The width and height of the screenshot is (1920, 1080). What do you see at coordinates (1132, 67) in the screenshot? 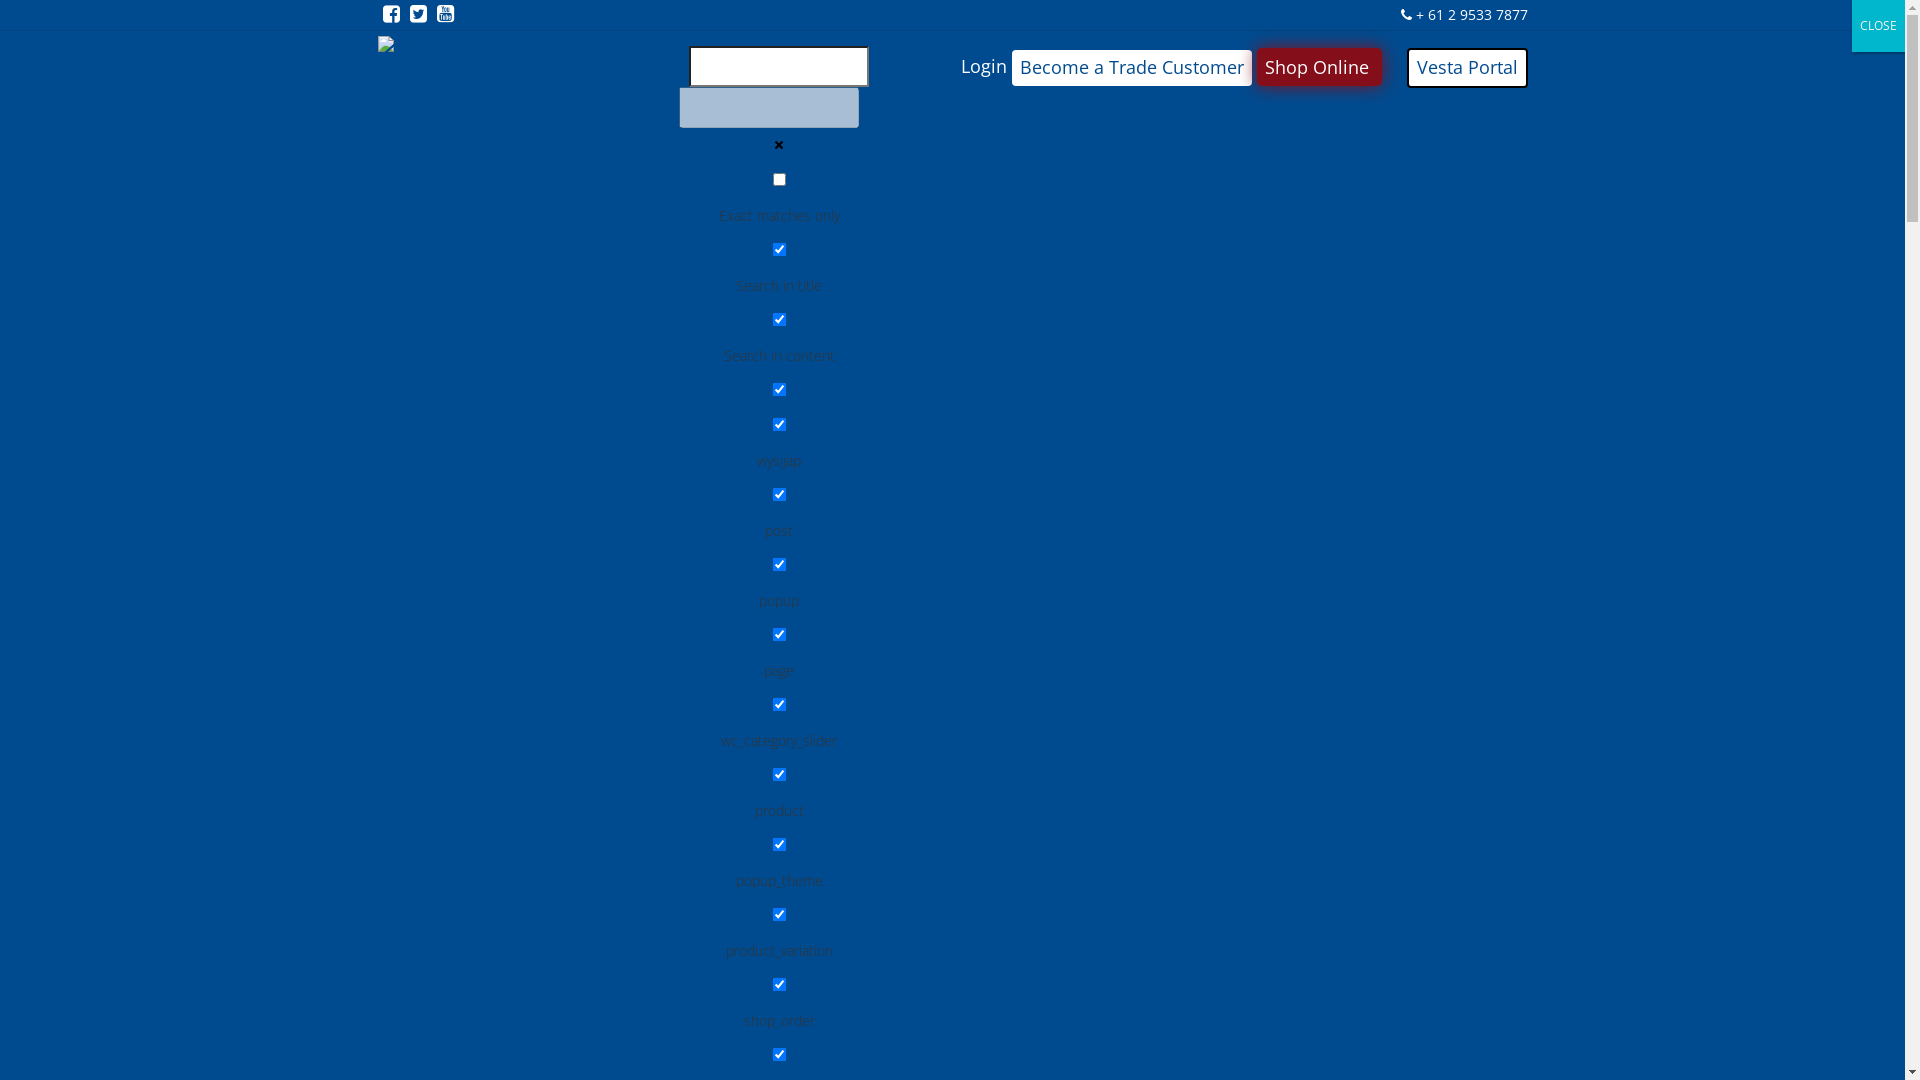
I see `'Become a Trade Customer'` at bounding box center [1132, 67].